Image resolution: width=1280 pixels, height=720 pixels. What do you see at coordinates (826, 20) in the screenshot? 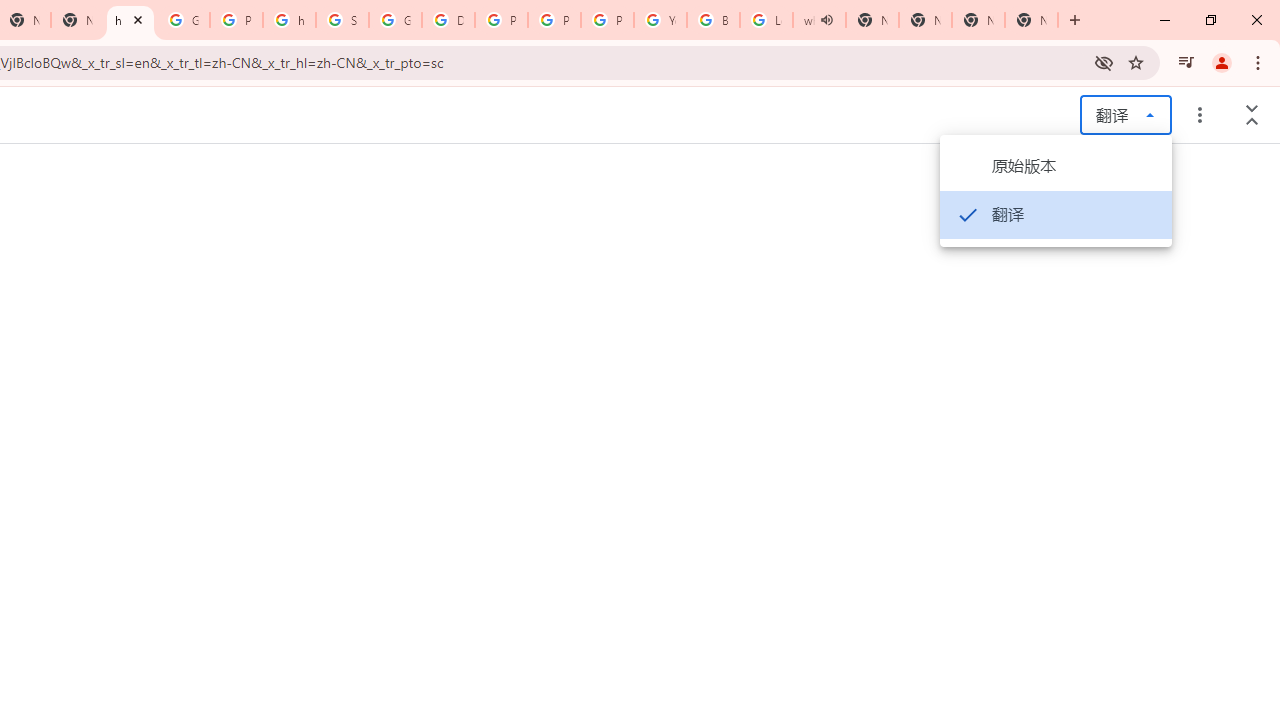
I see `'Mute tab'` at bounding box center [826, 20].